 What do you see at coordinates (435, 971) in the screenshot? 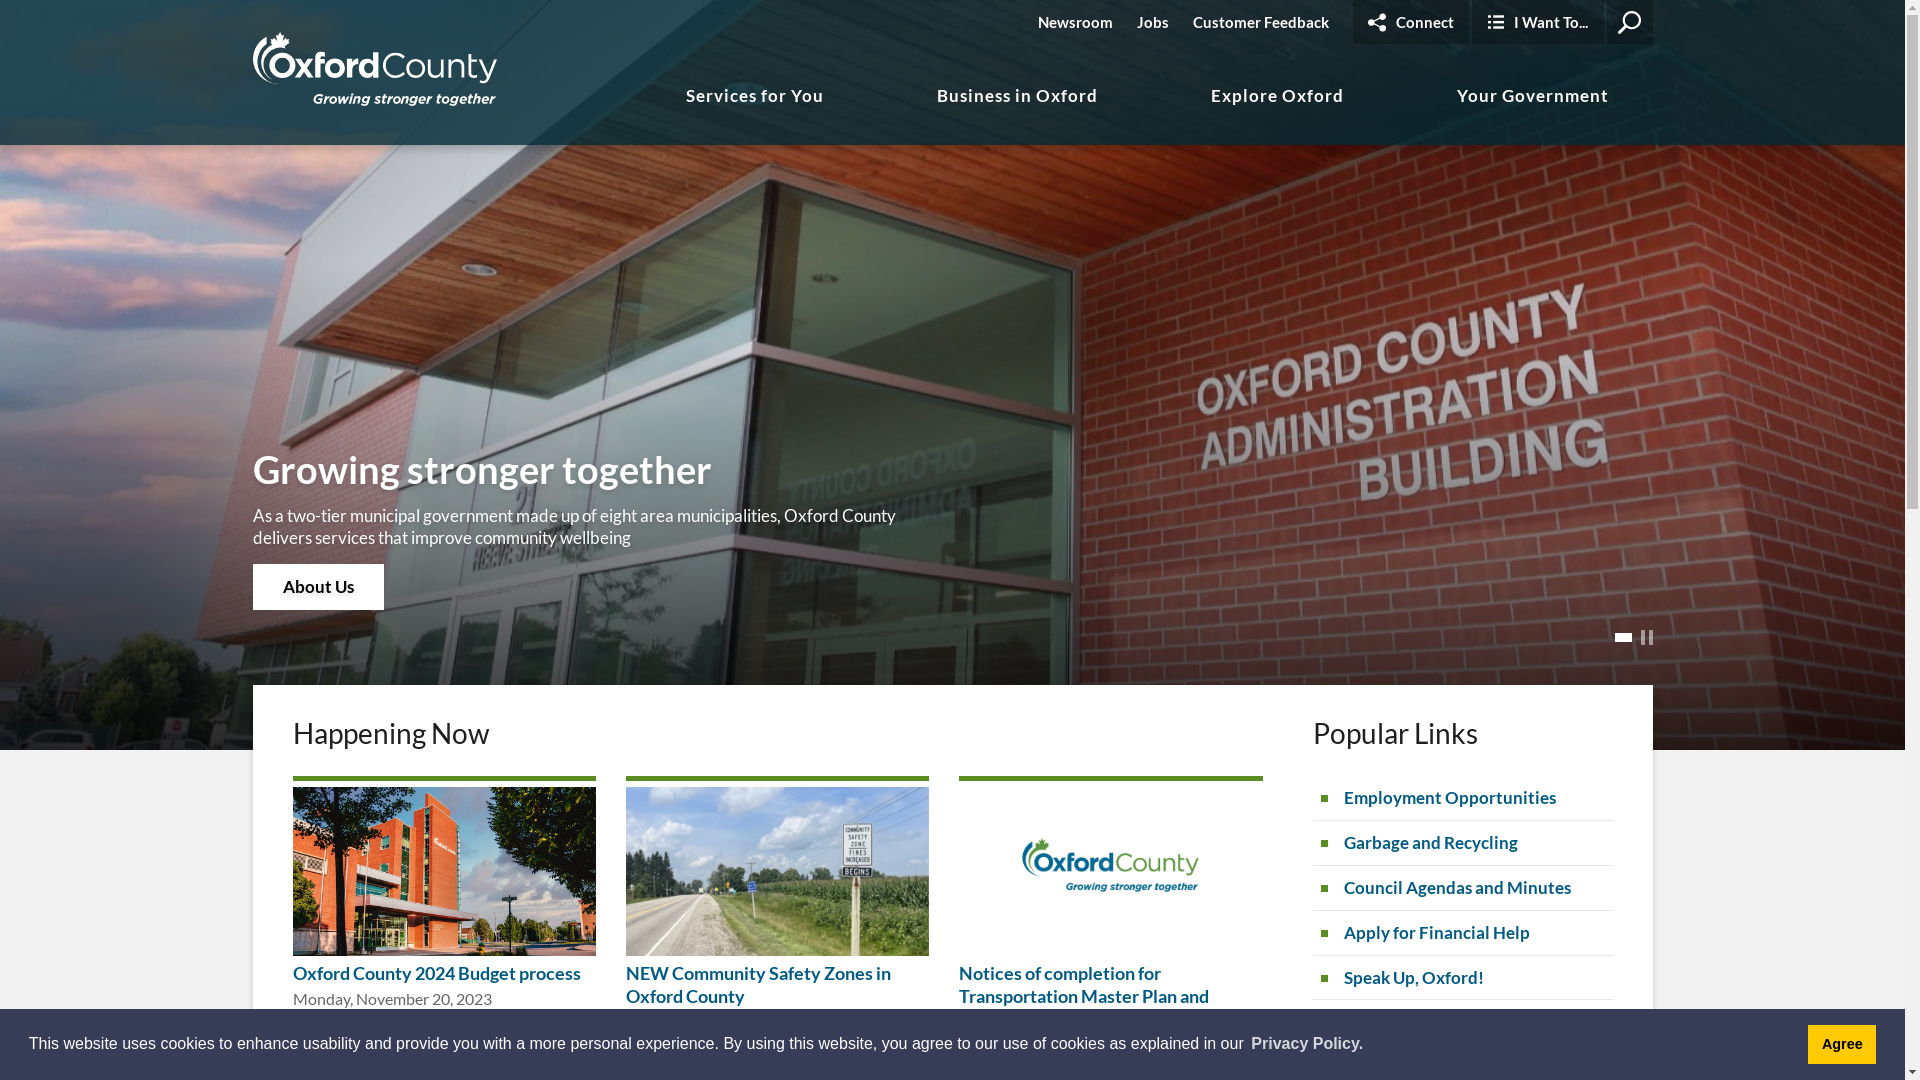
I see `'Oxford County 2024 Budget process'` at bounding box center [435, 971].